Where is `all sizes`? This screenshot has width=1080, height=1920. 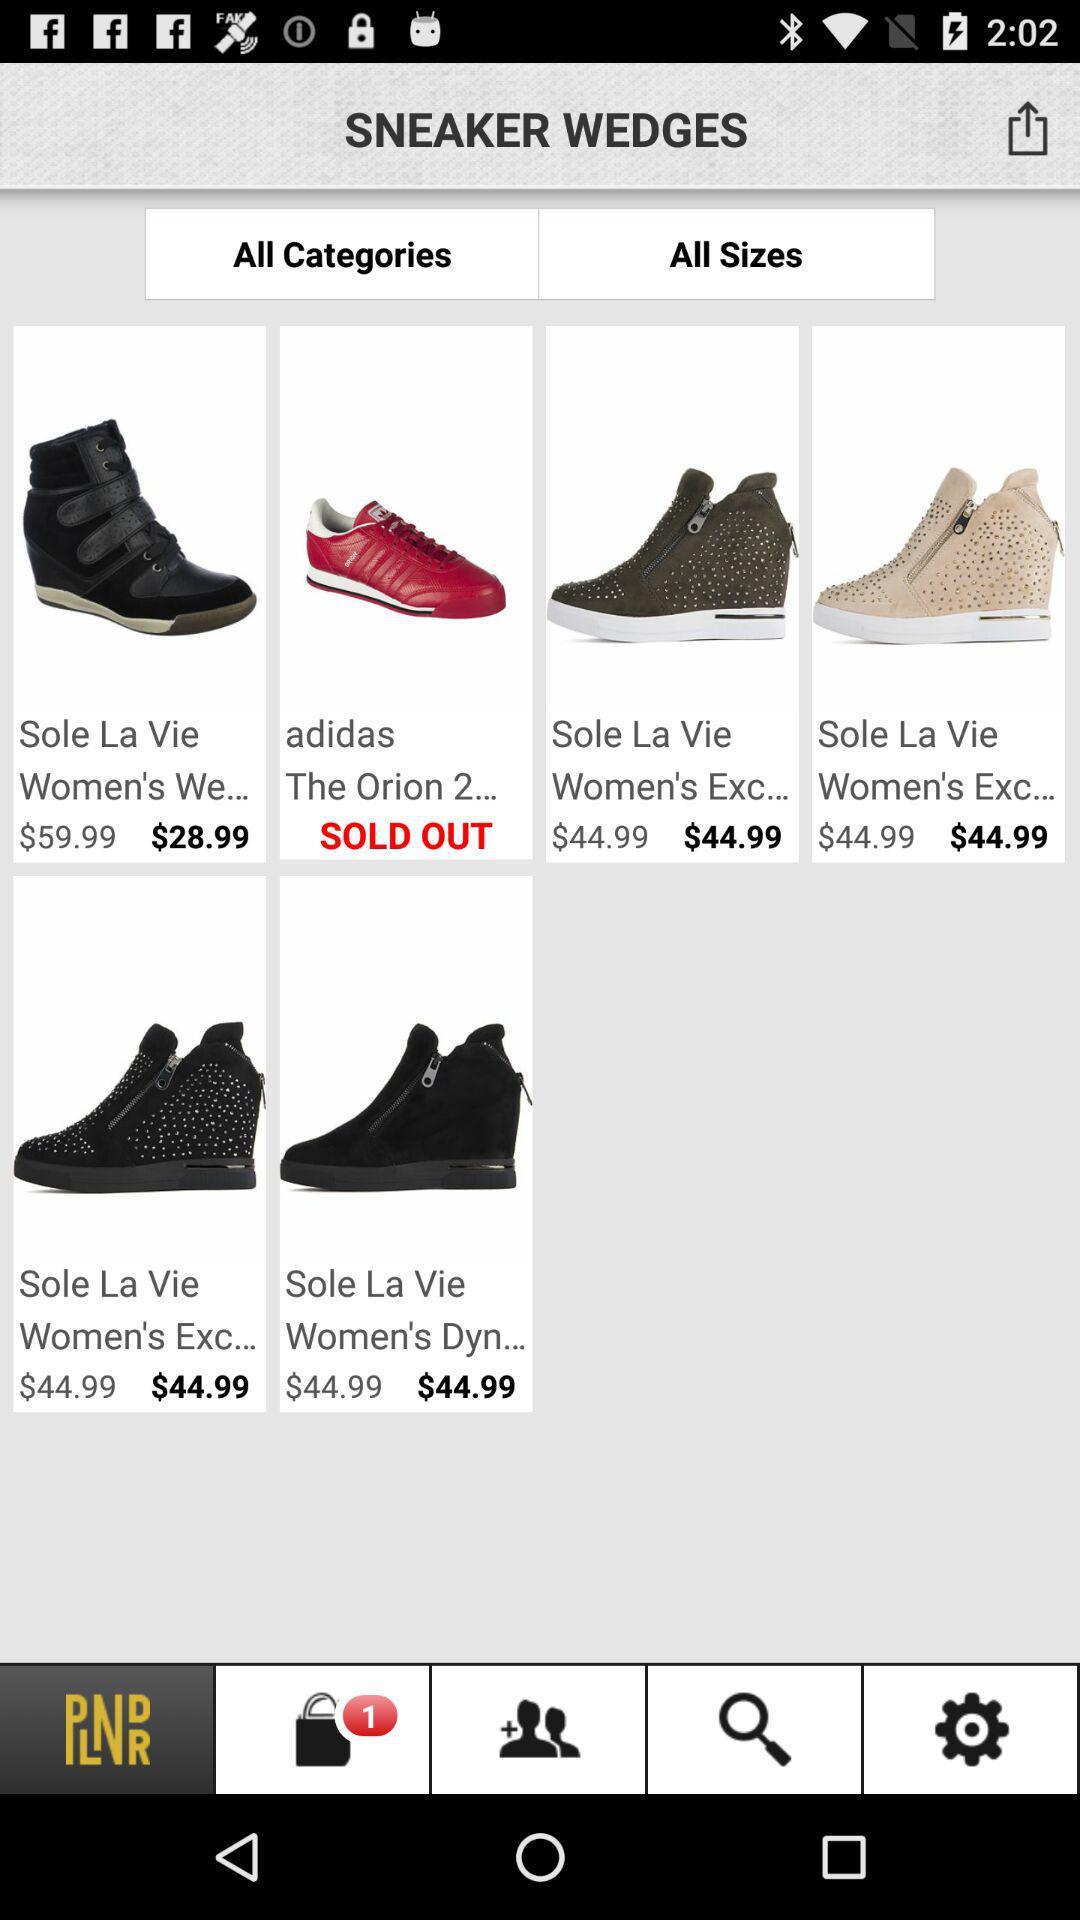
all sizes is located at coordinates (736, 252).